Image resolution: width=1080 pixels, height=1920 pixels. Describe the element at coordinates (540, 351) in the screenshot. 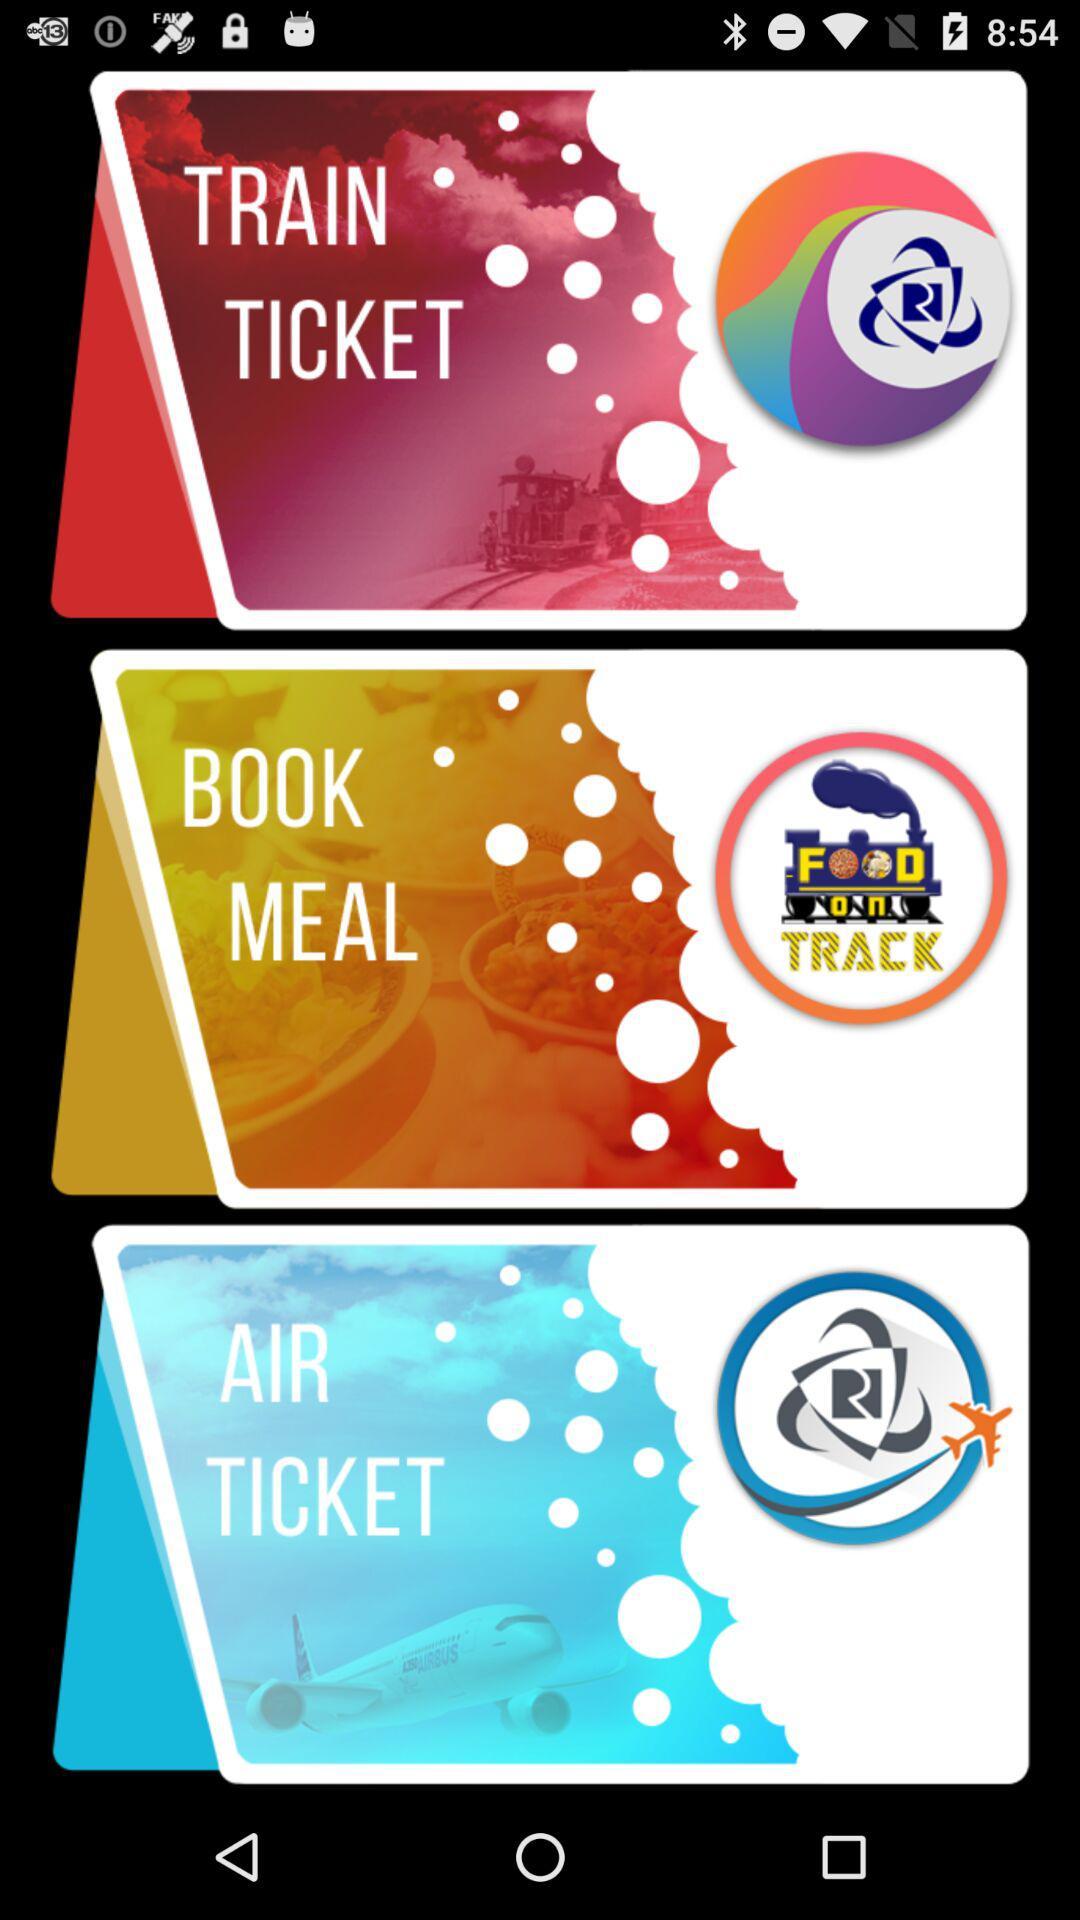

I see `train ticket option` at that location.